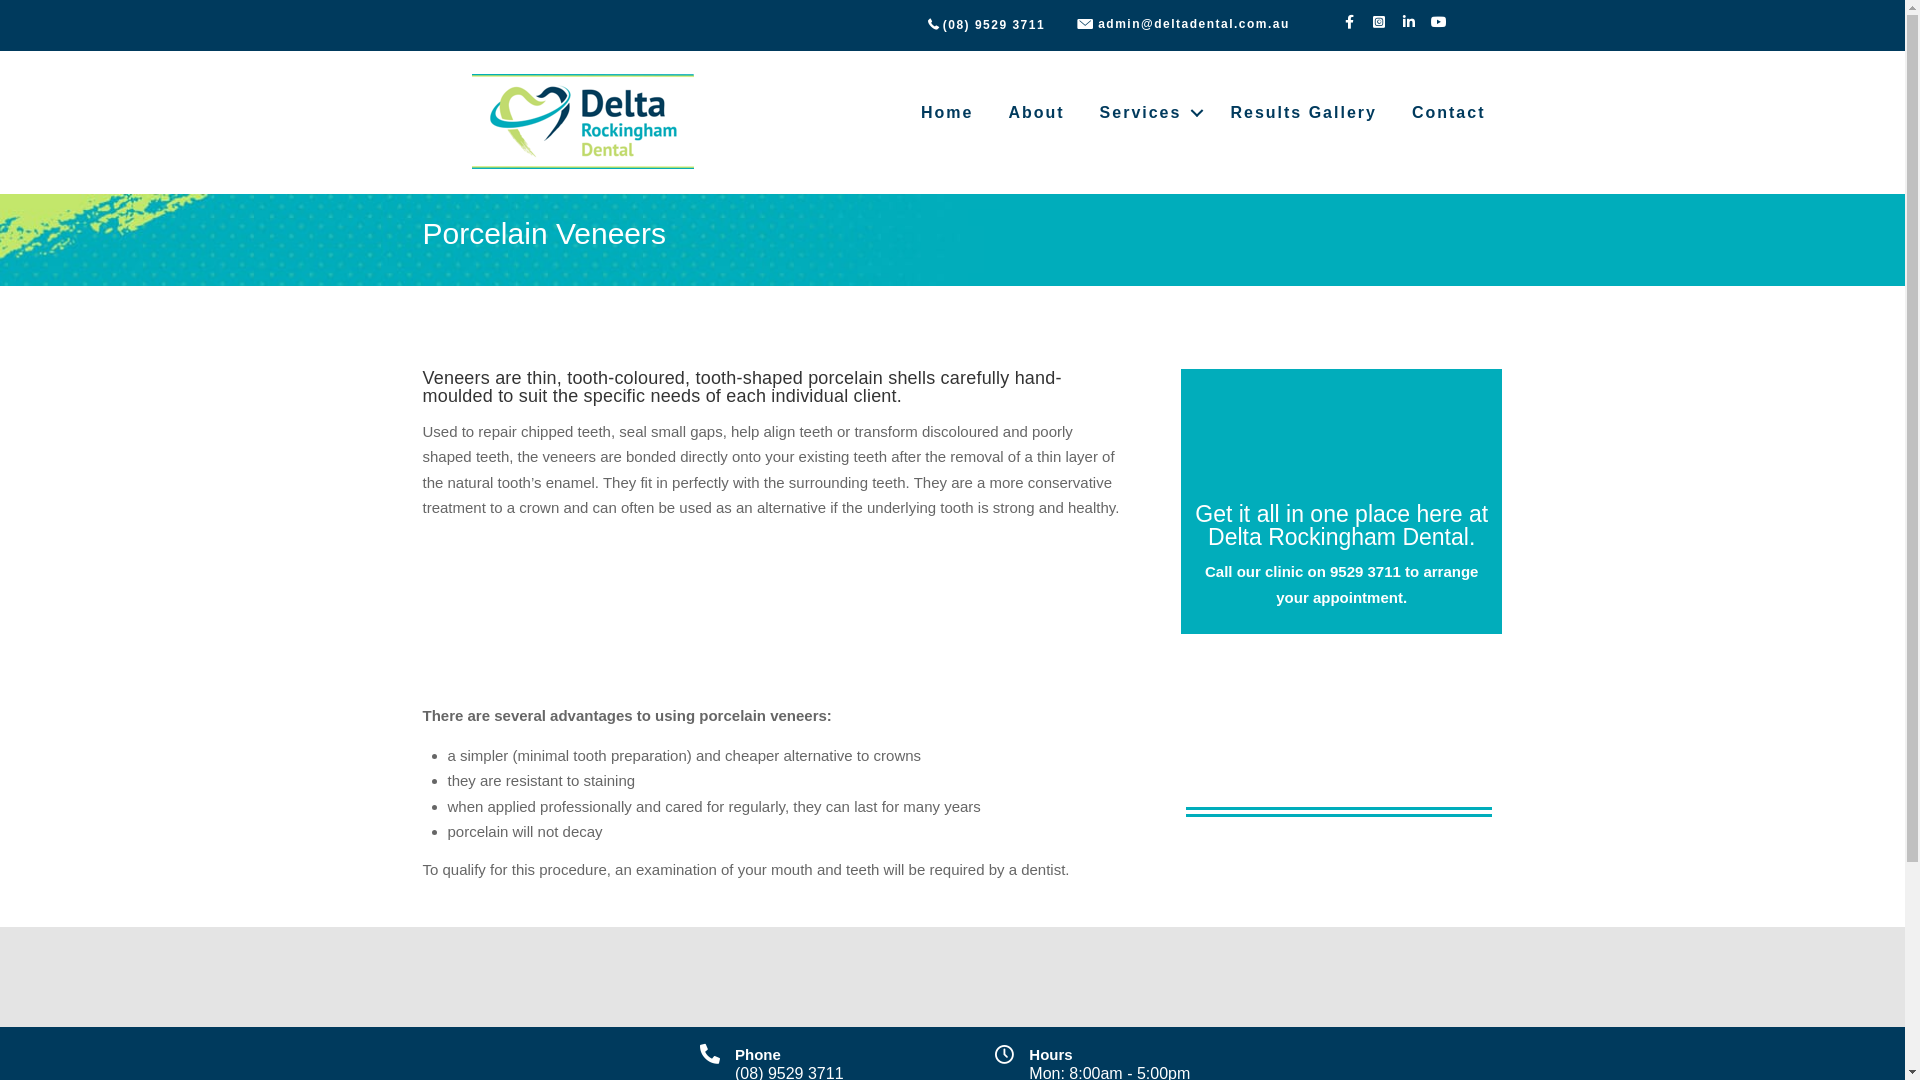  I want to click on 'About', so click(1036, 112).